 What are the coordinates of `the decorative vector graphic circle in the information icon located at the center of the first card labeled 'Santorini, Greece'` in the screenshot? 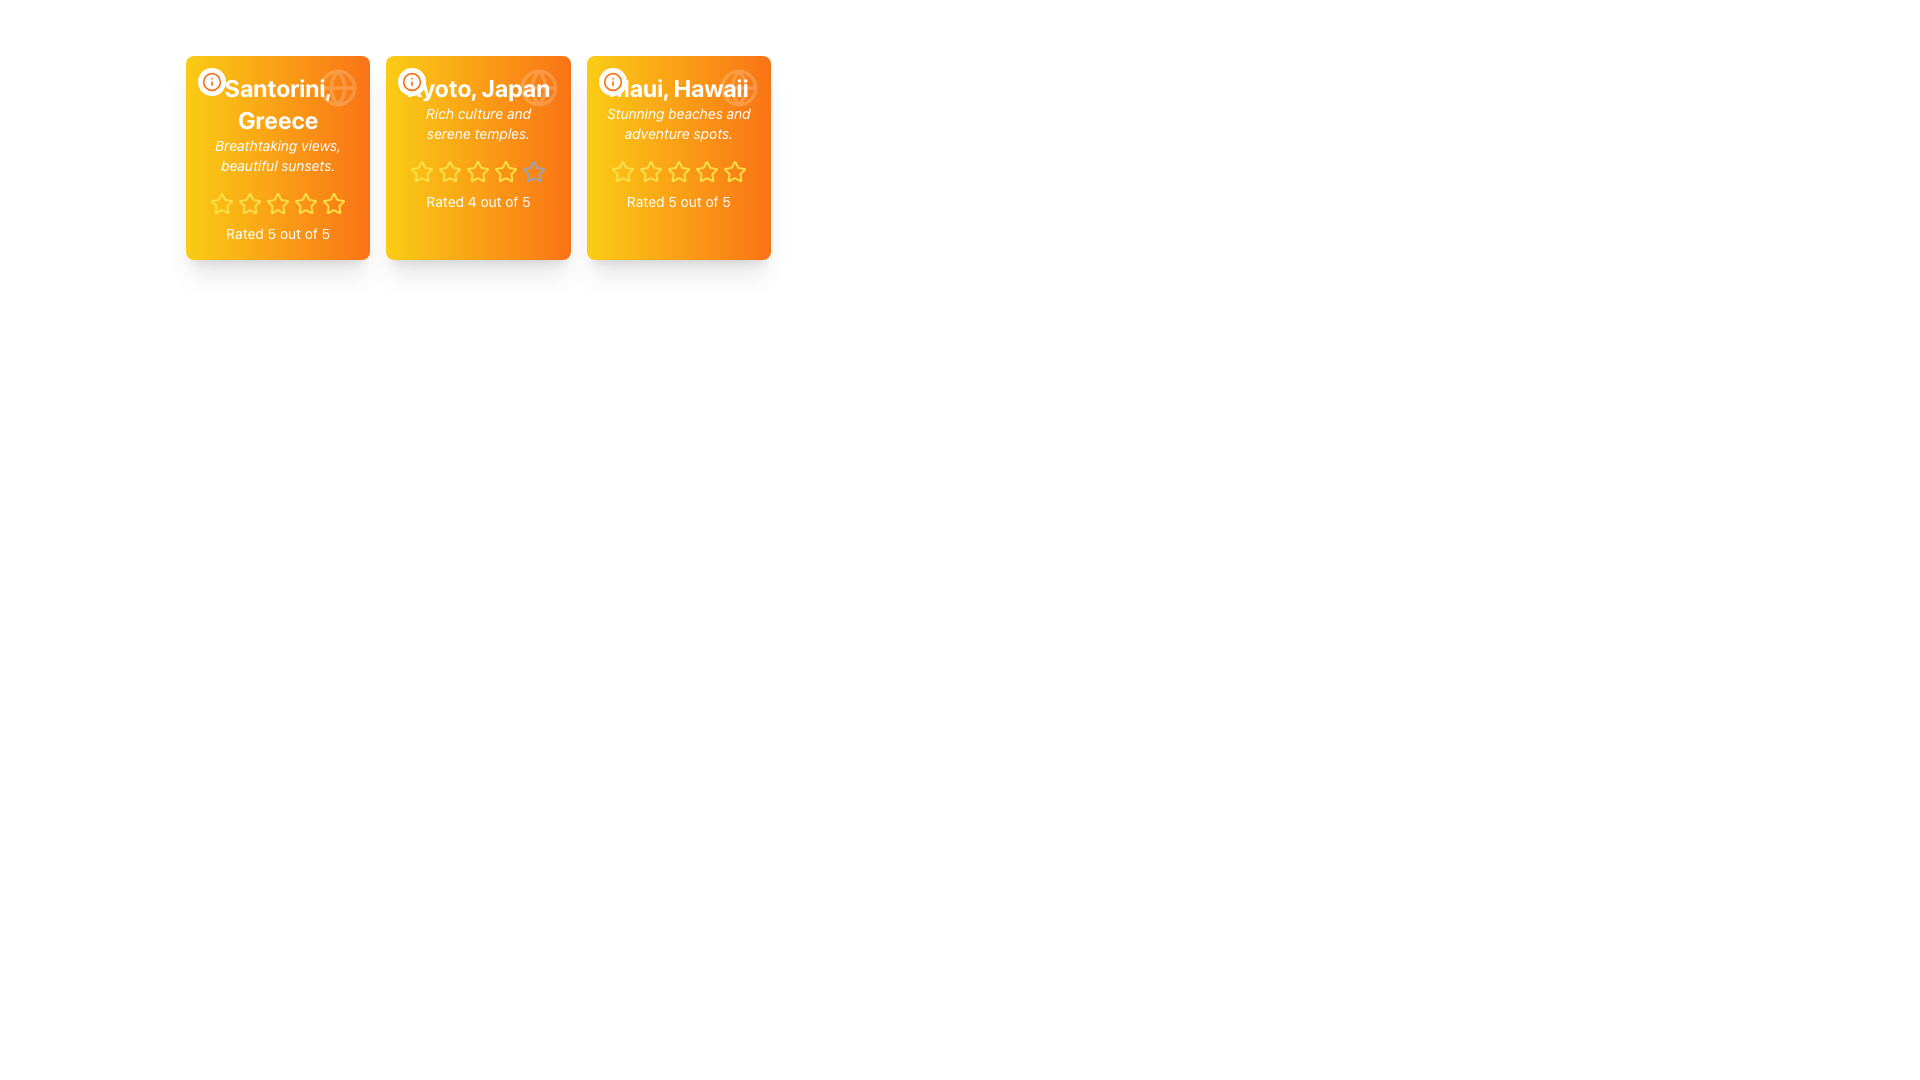 It's located at (211, 80).